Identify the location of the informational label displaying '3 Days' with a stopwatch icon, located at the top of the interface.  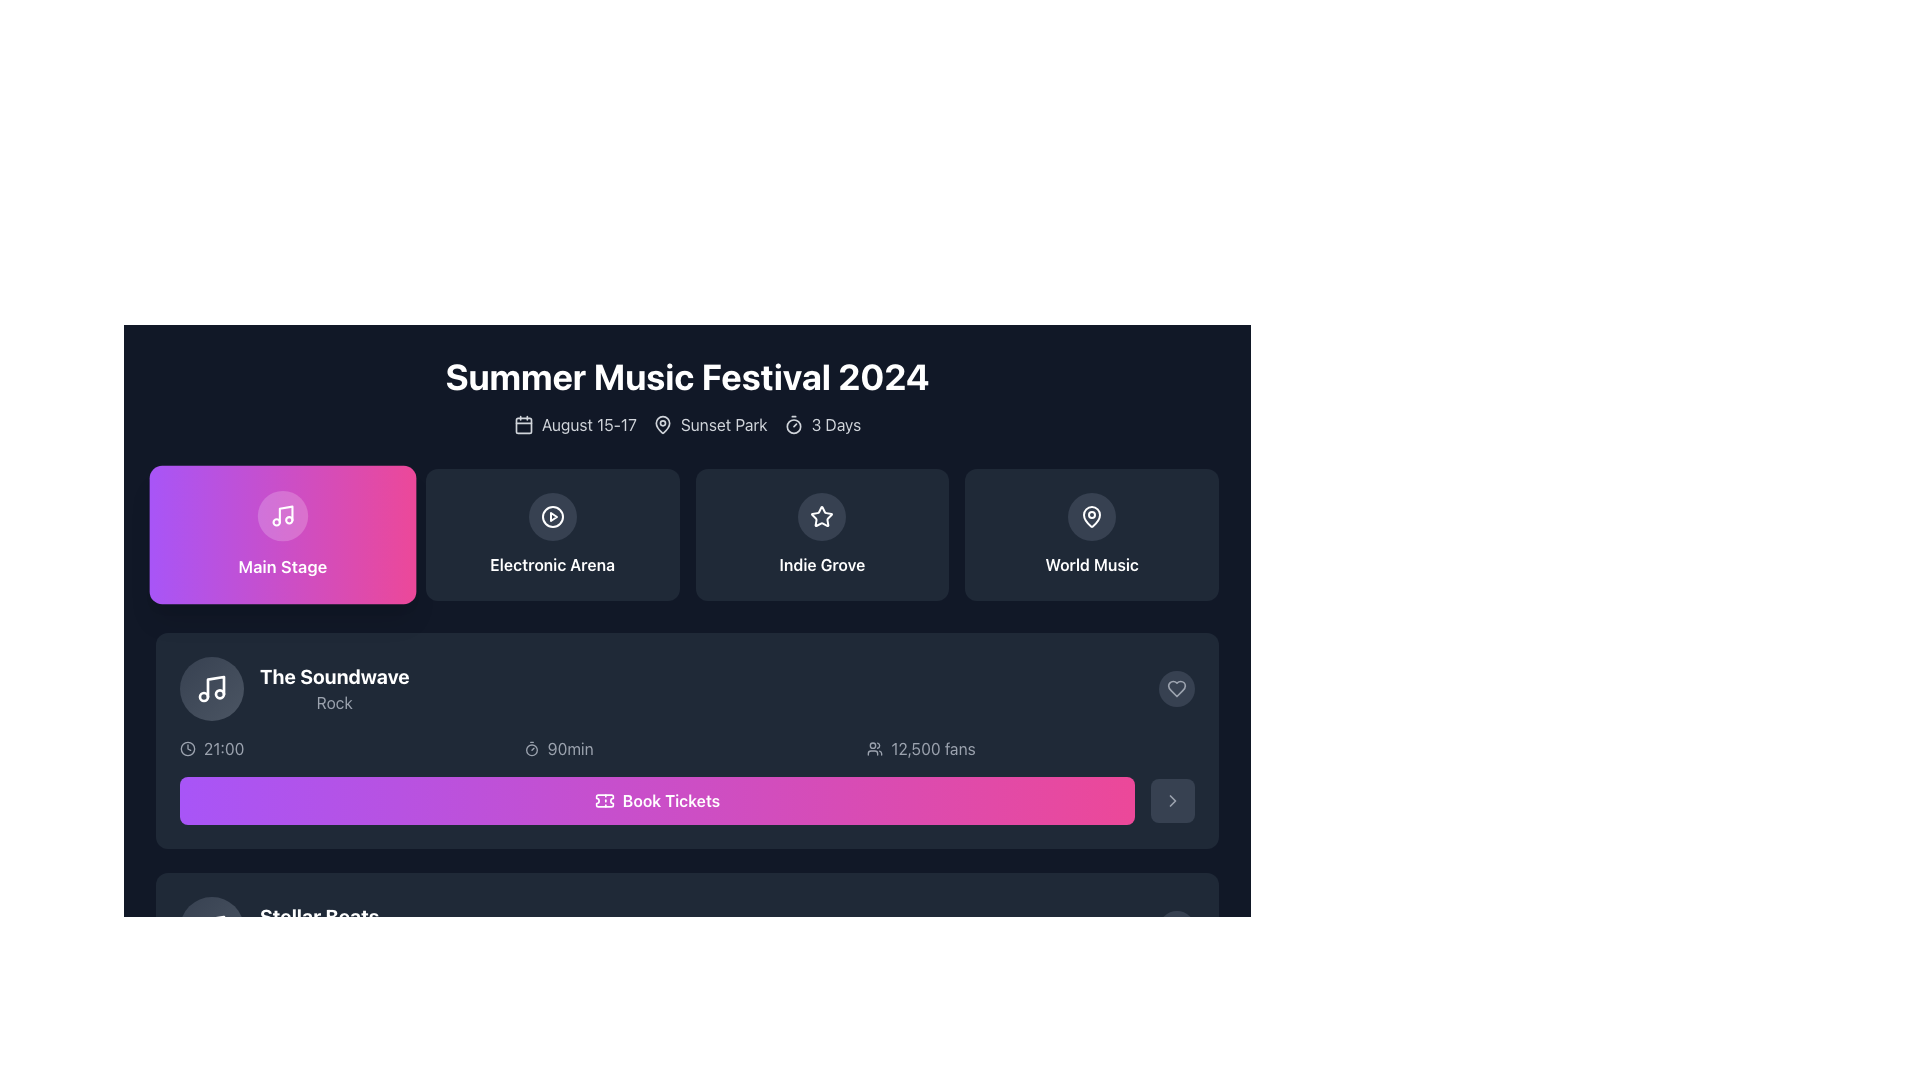
(822, 423).